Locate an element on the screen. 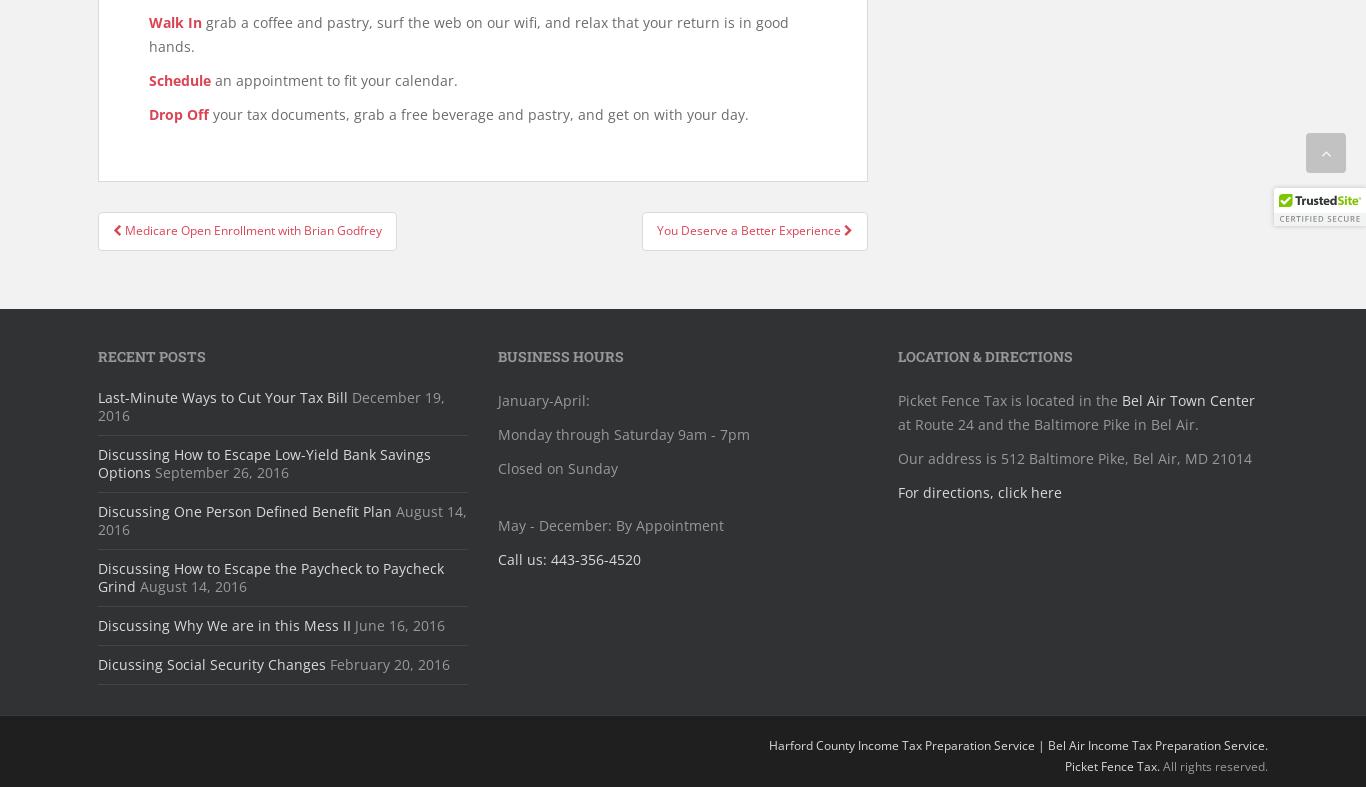  'For directions, click here' is located at coordinates (979, 491).